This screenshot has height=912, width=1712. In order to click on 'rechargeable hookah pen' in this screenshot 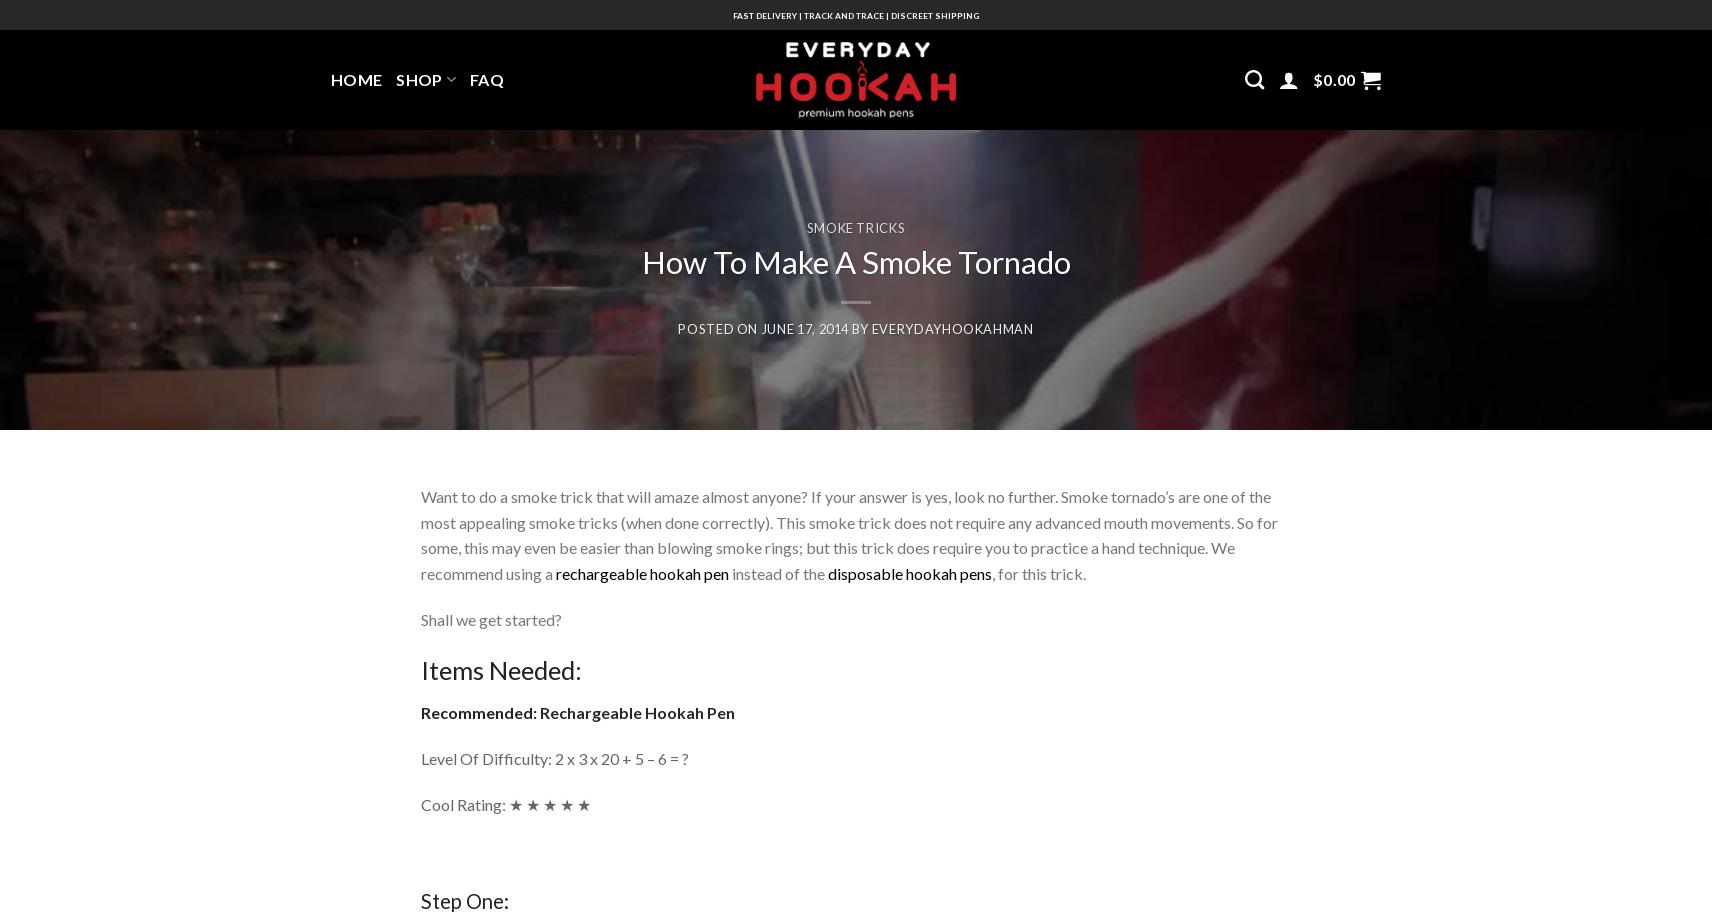, I will do `click(641, 571)`.